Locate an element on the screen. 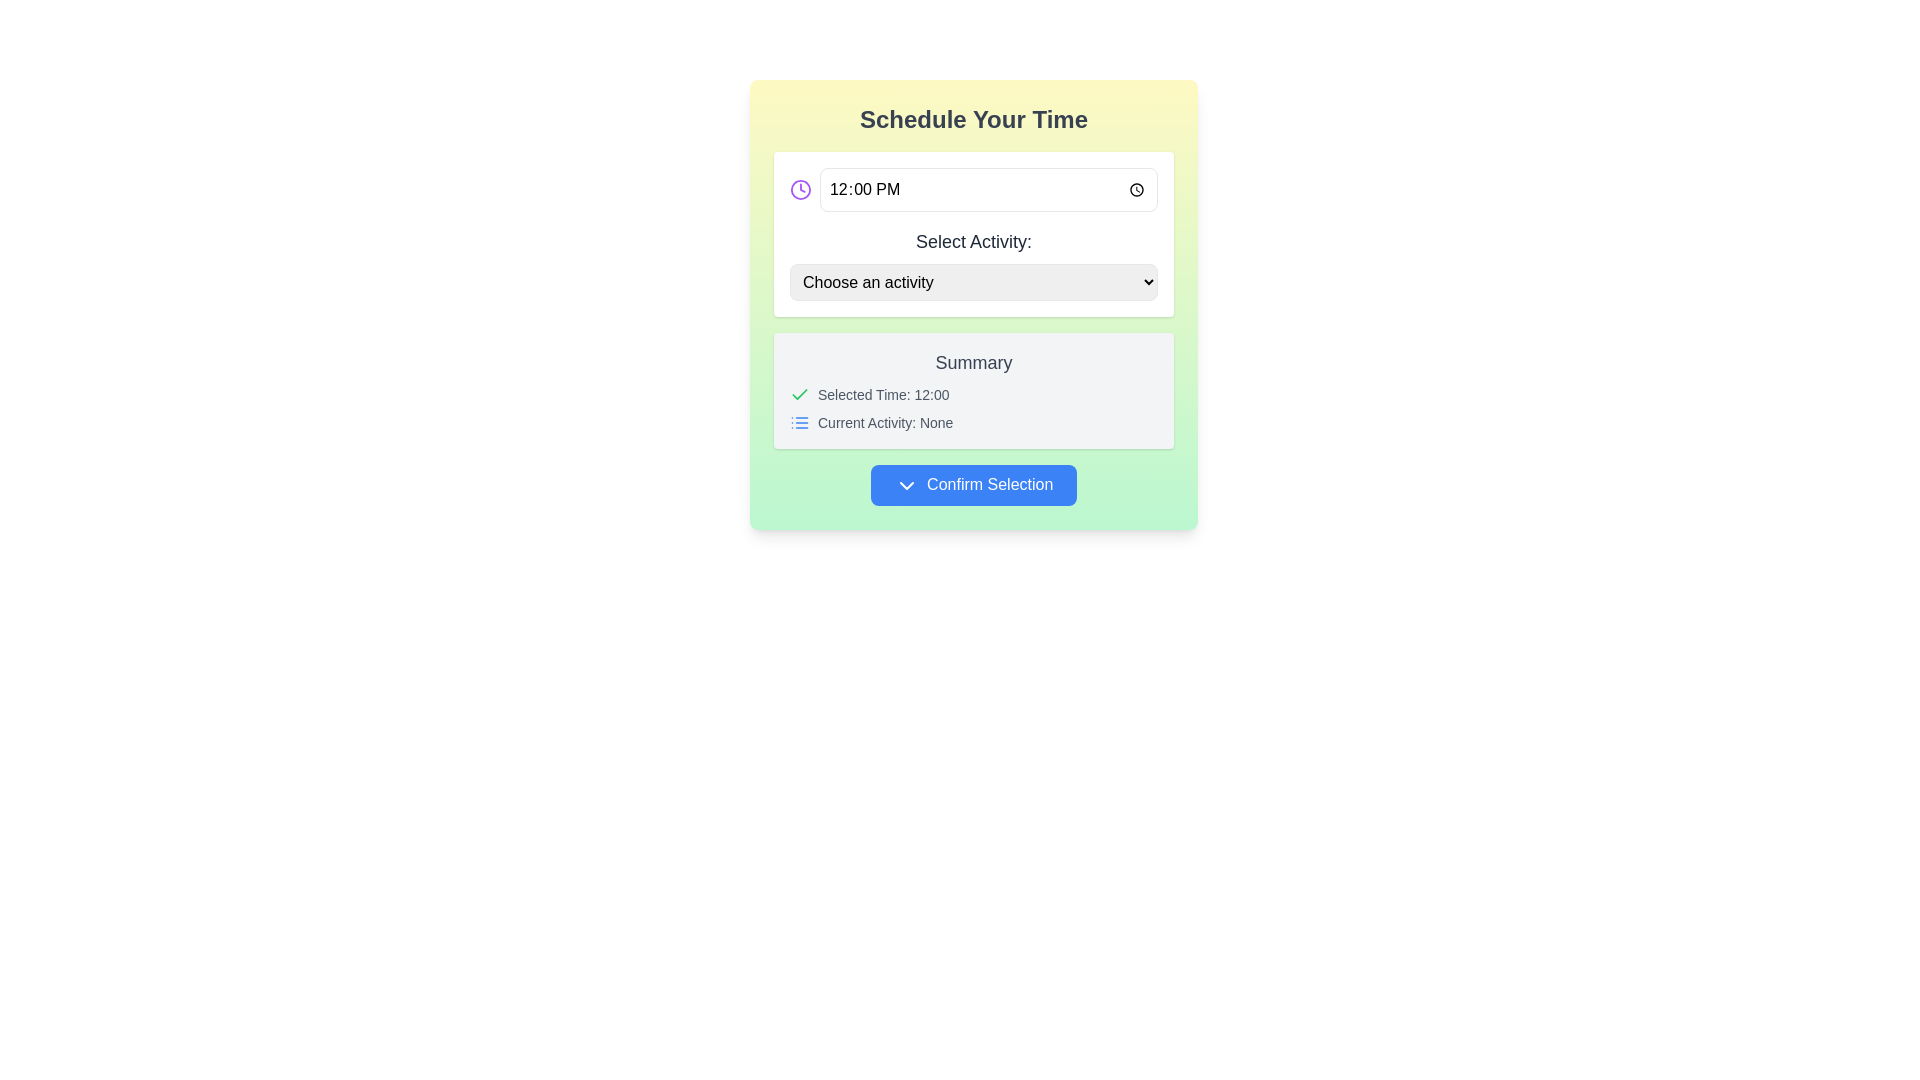 The image size is (1920, 1080). the dropdown menu labeled 'Choose an activity' by tabbing into it is located at coordinates (974, 282).